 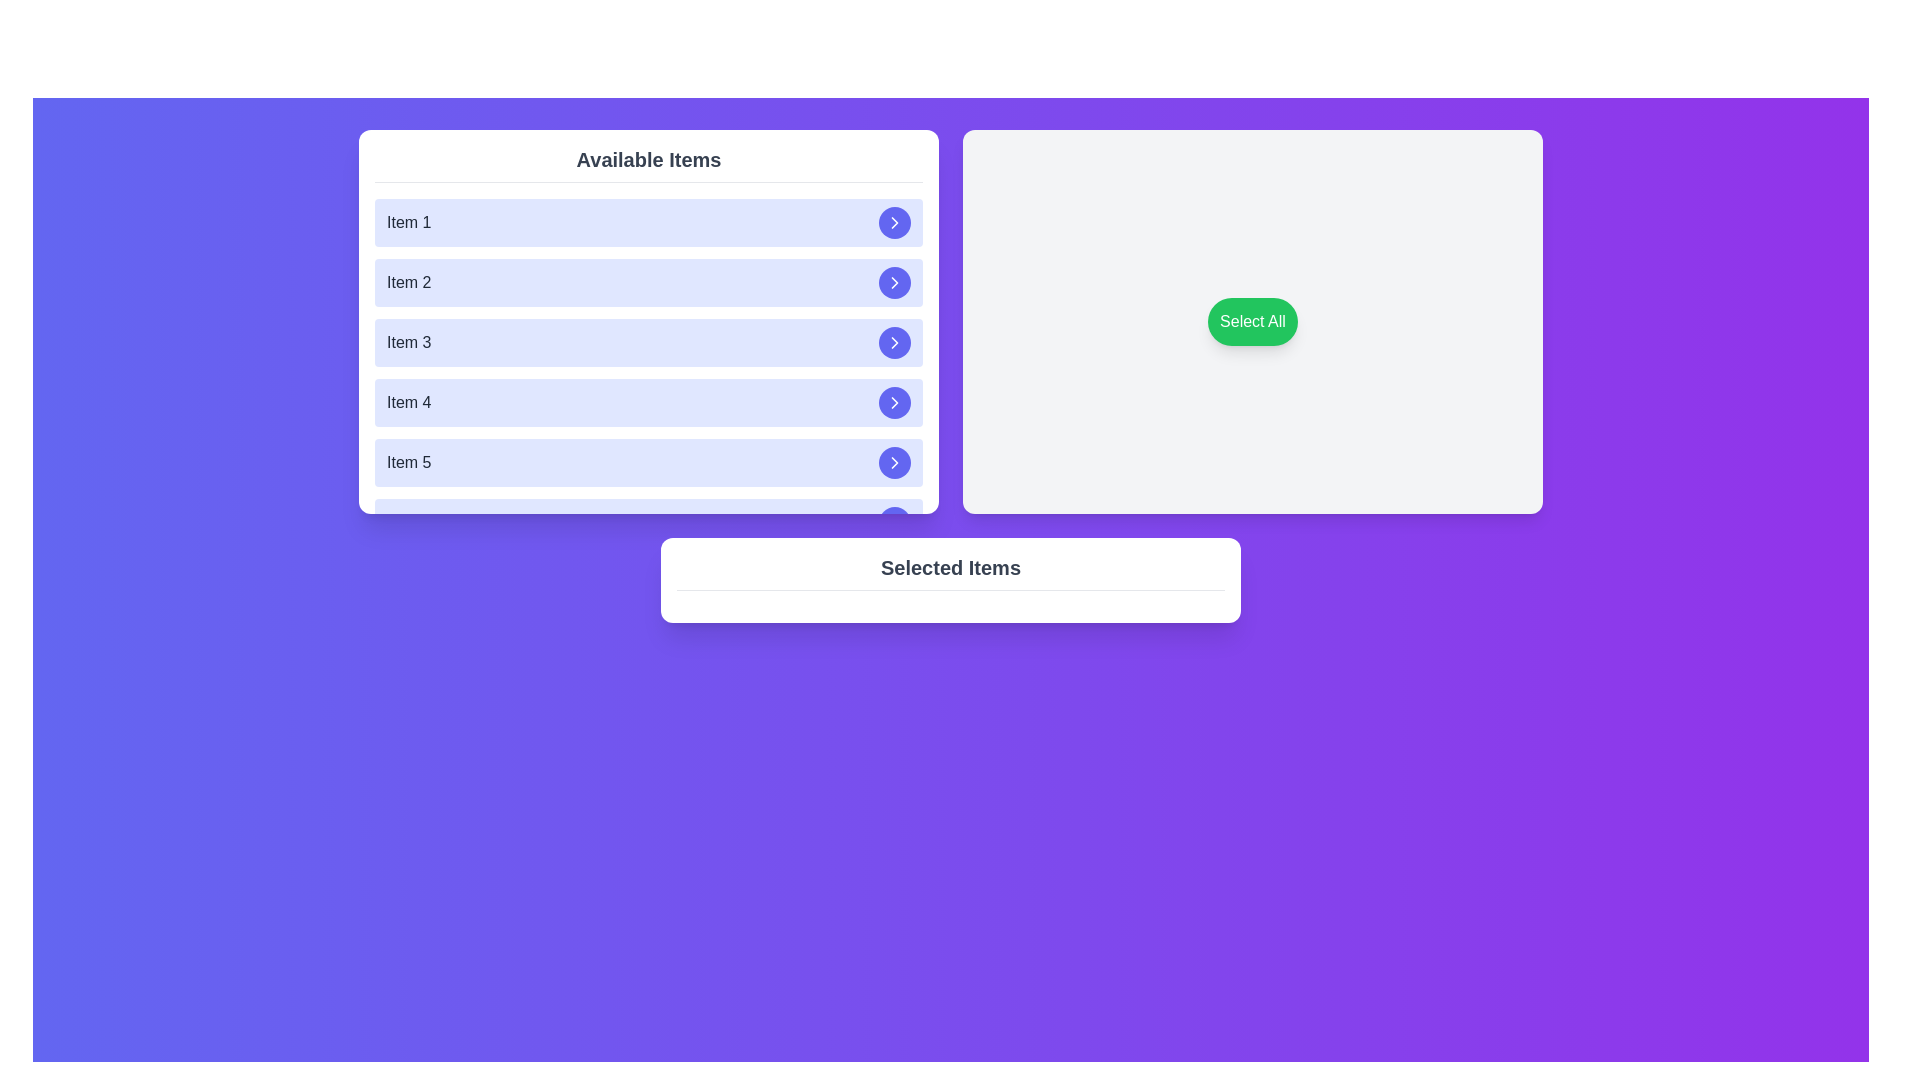 I want to click on on 'Item 5' in the 'Available Items' list for focused interaction, so click(x=648, y=462).